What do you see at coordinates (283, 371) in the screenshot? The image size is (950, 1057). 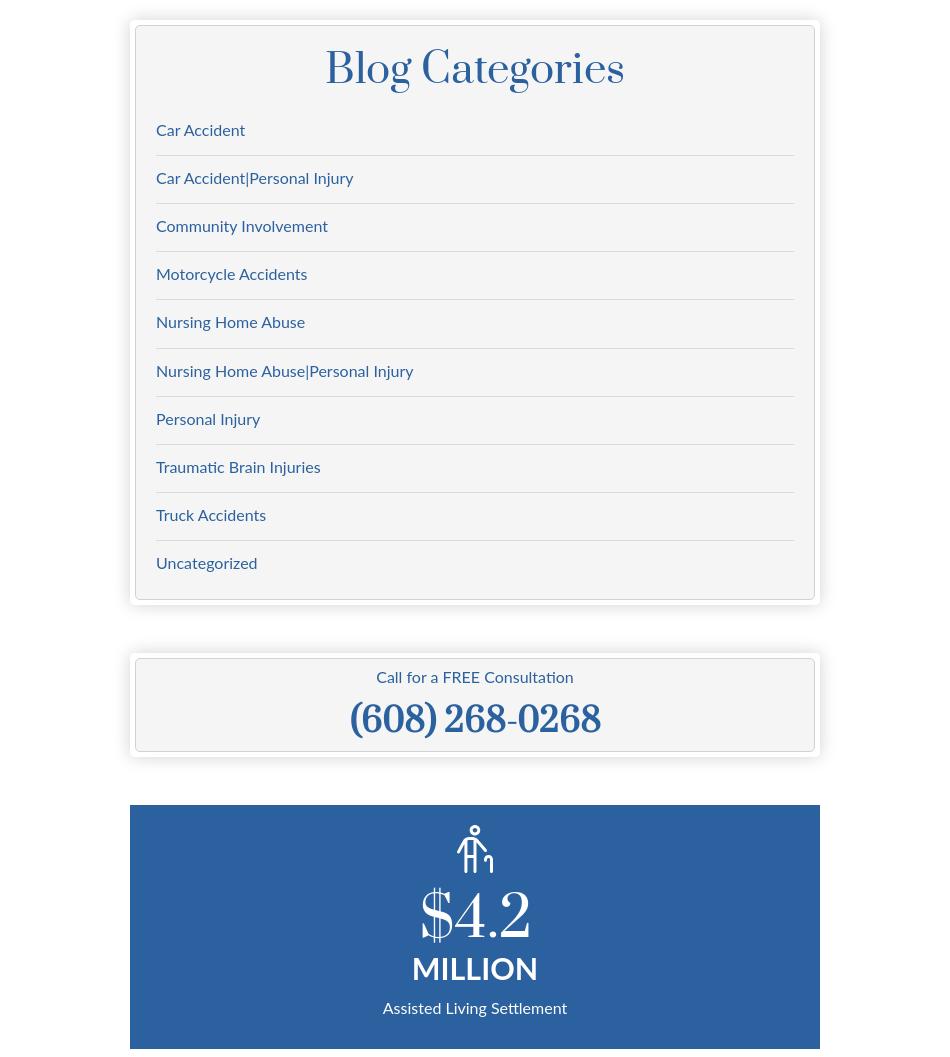 I see `'Nursing Home Abuse|Personal Injury'` at bounding box center [283, 371].